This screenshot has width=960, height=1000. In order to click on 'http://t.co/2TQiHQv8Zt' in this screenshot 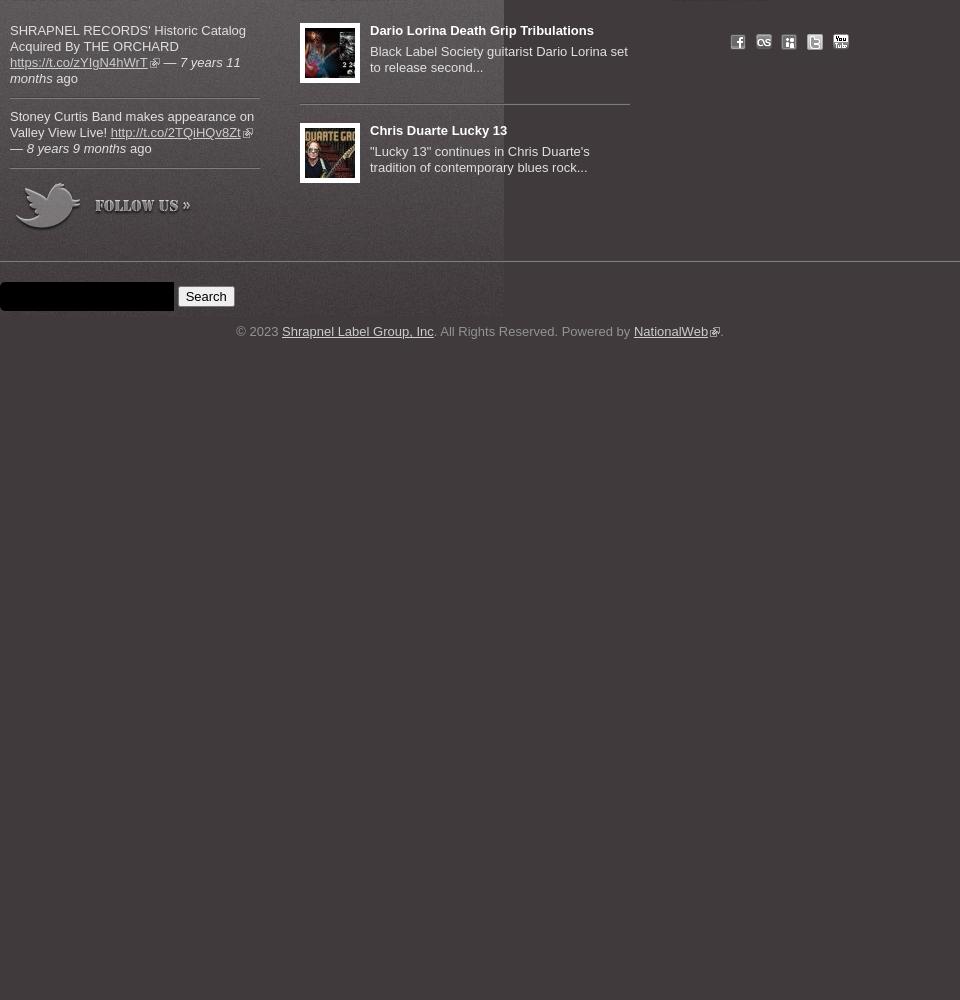, I will do `click(174, 132)`.